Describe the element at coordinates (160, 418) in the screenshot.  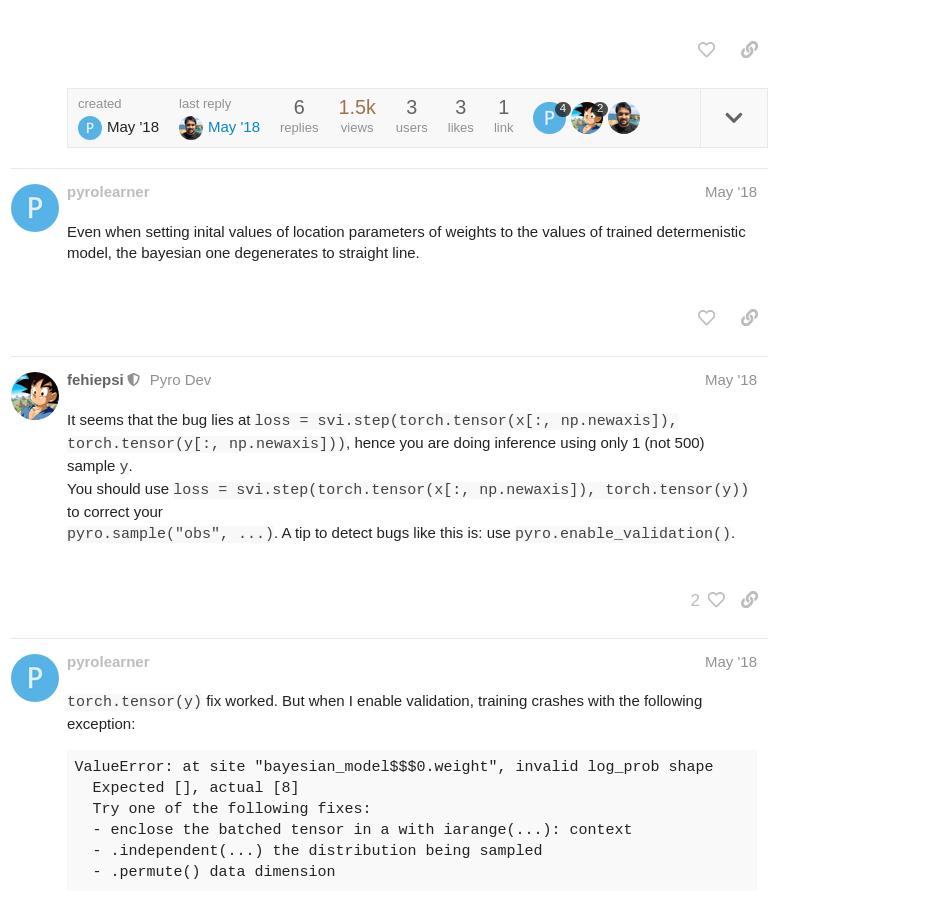
I see `'It seems that the bug lies at'` at that location.